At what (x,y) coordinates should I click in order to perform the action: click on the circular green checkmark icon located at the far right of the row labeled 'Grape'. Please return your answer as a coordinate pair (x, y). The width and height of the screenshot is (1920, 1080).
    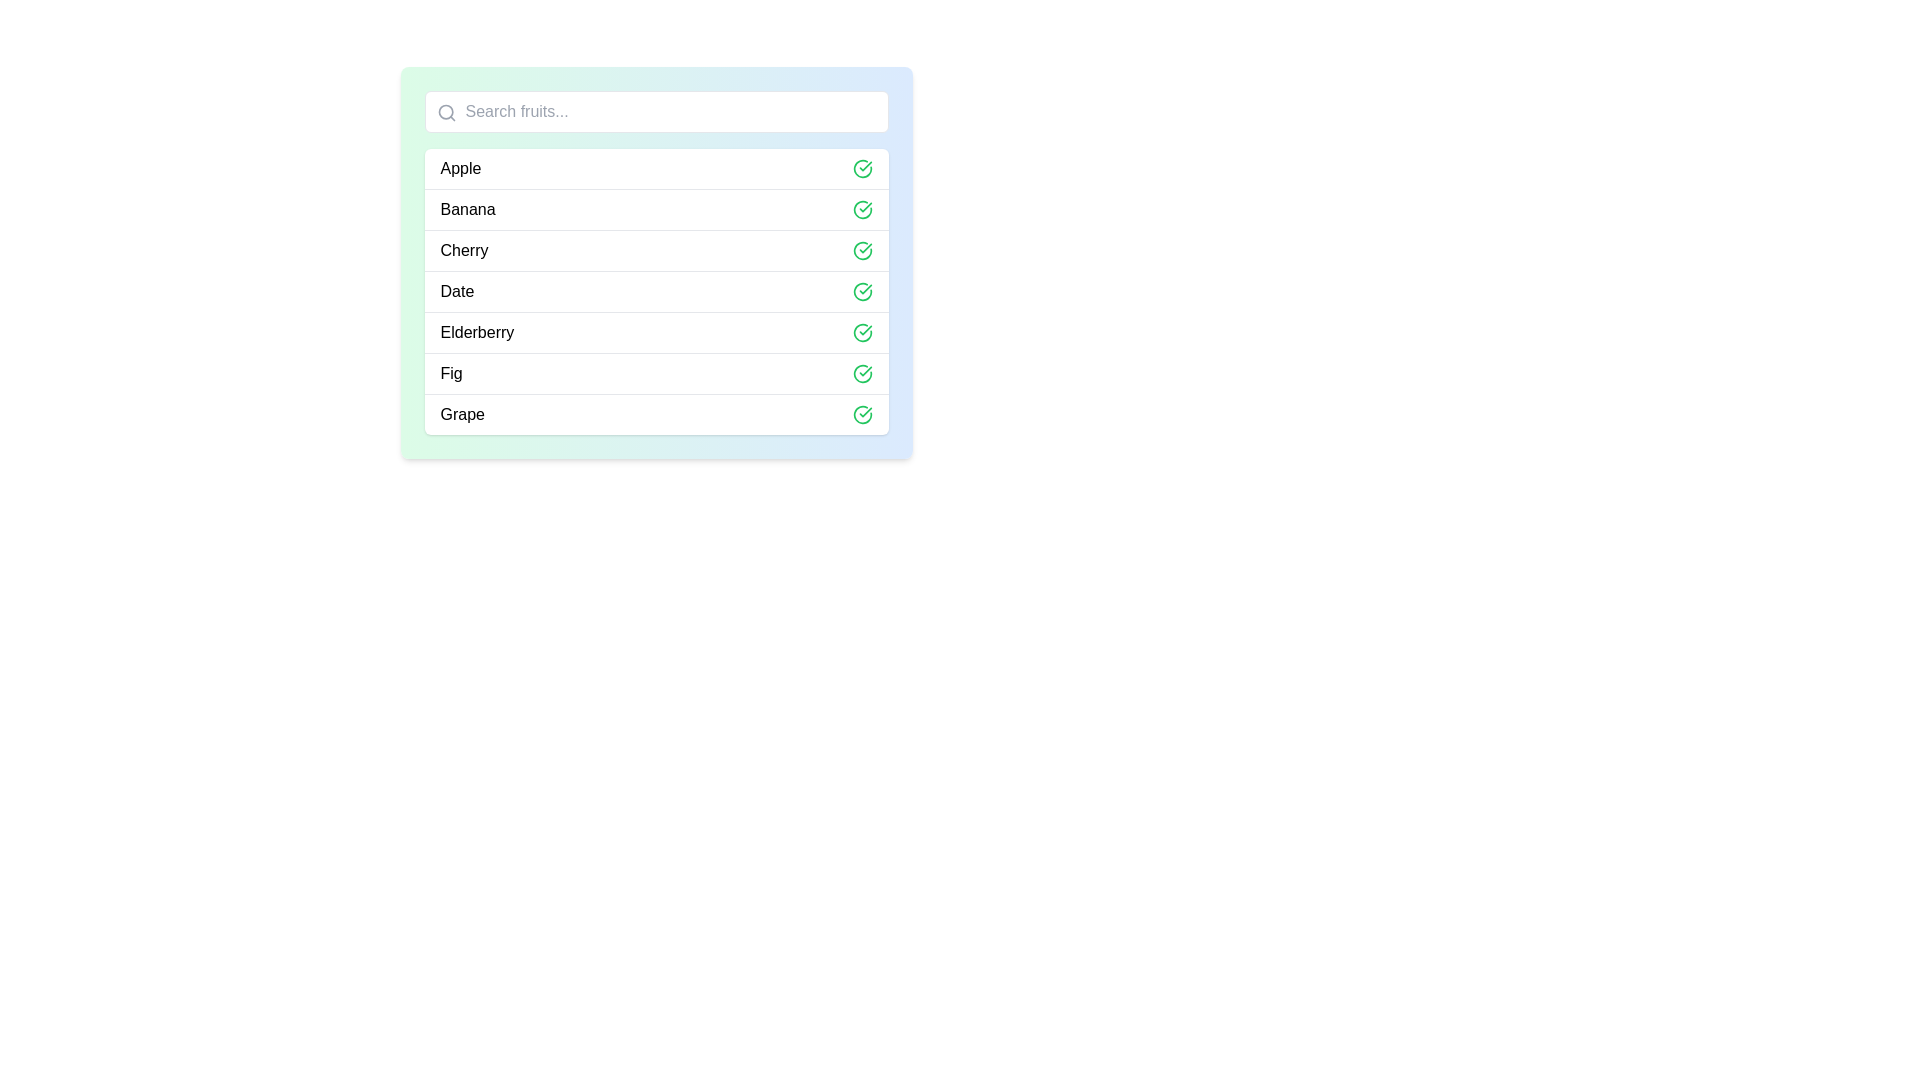
    Looking at the image, I should click on (862, 414).